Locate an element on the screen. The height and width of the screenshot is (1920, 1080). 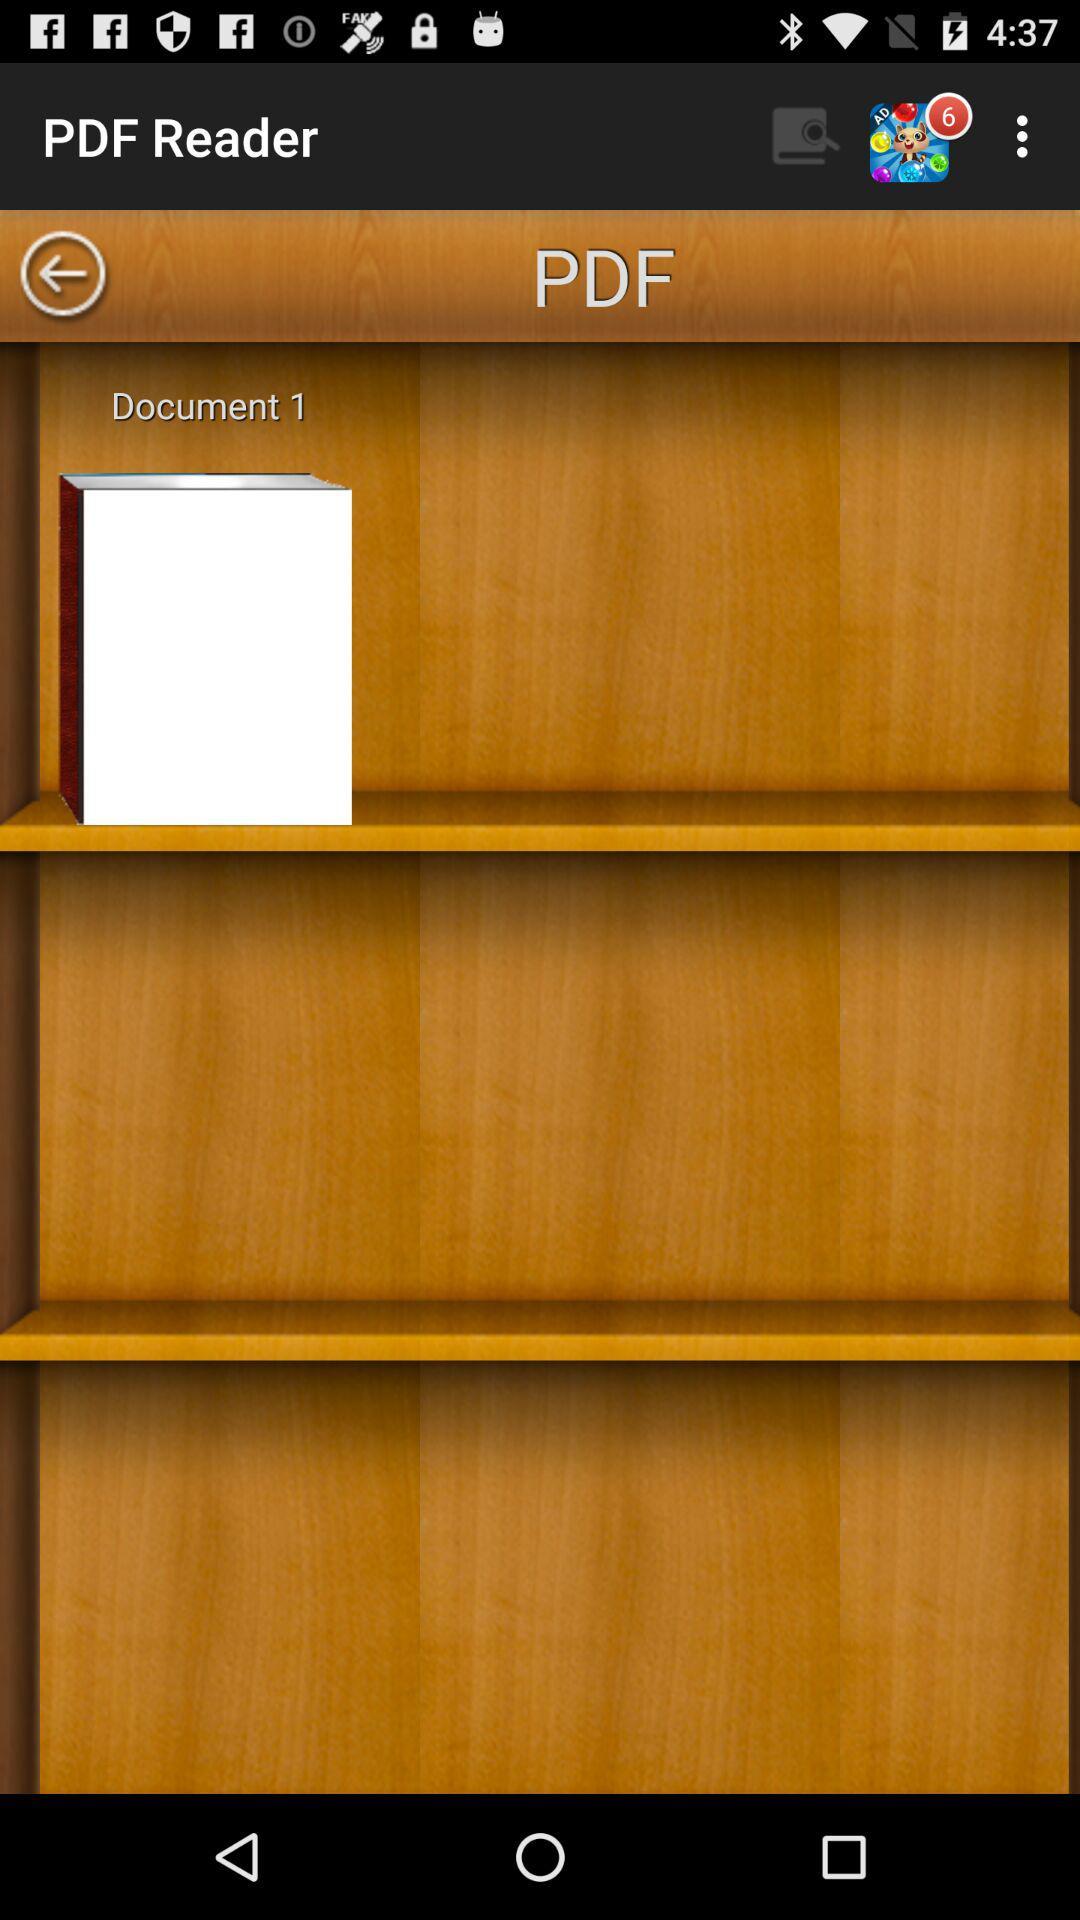
back is located at coordinates (61, 274).